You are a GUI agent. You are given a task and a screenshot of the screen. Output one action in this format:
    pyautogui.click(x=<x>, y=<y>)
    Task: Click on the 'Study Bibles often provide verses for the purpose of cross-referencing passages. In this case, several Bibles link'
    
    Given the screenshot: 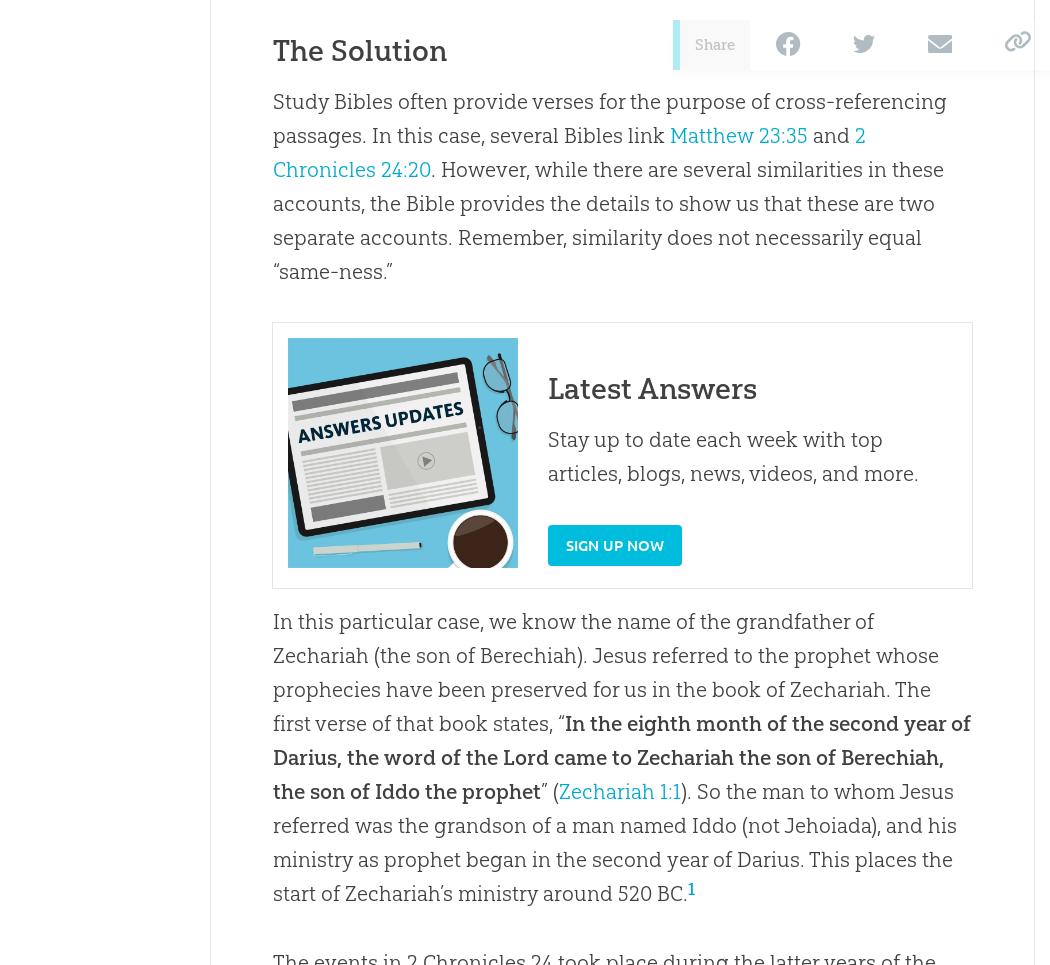 What is the action you would take?
    pyautogui.click(x=609, y=118)
    